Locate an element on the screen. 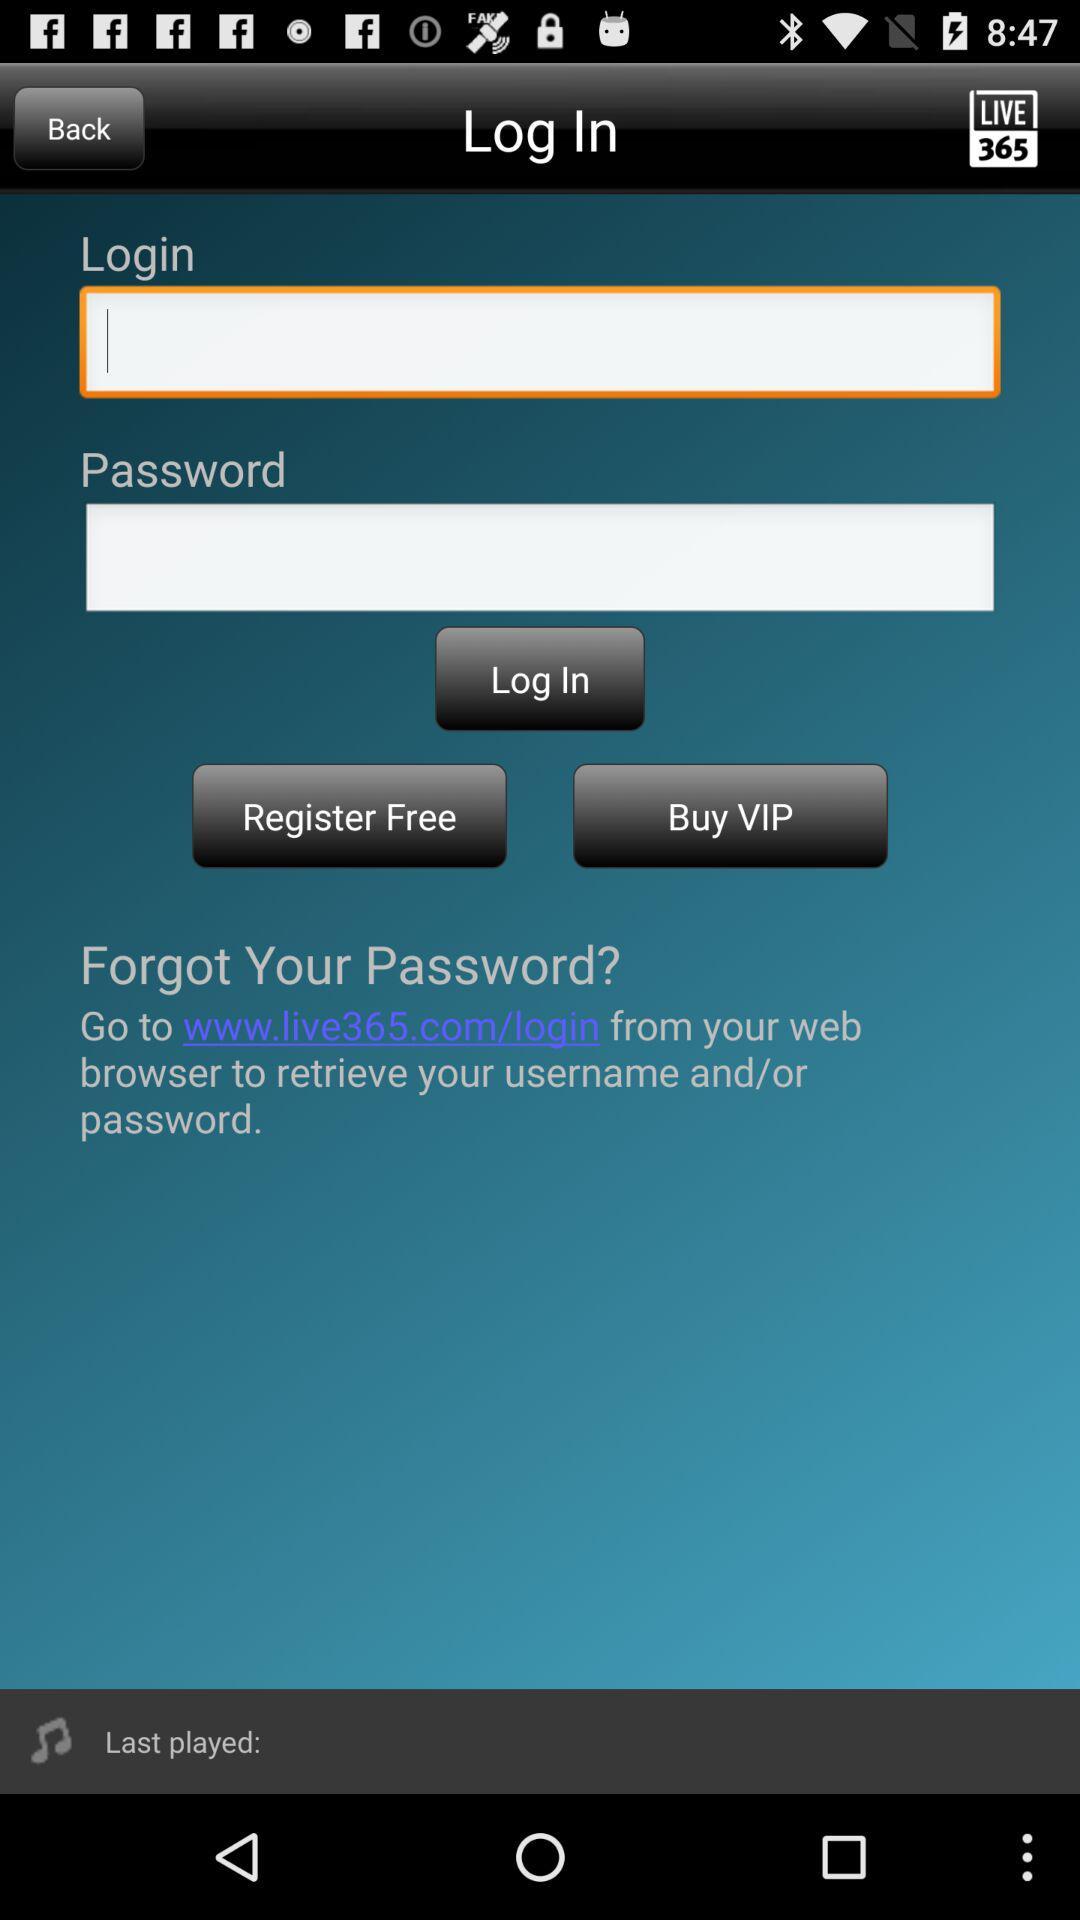  buy vip icon is located at coordinates (730, 816).